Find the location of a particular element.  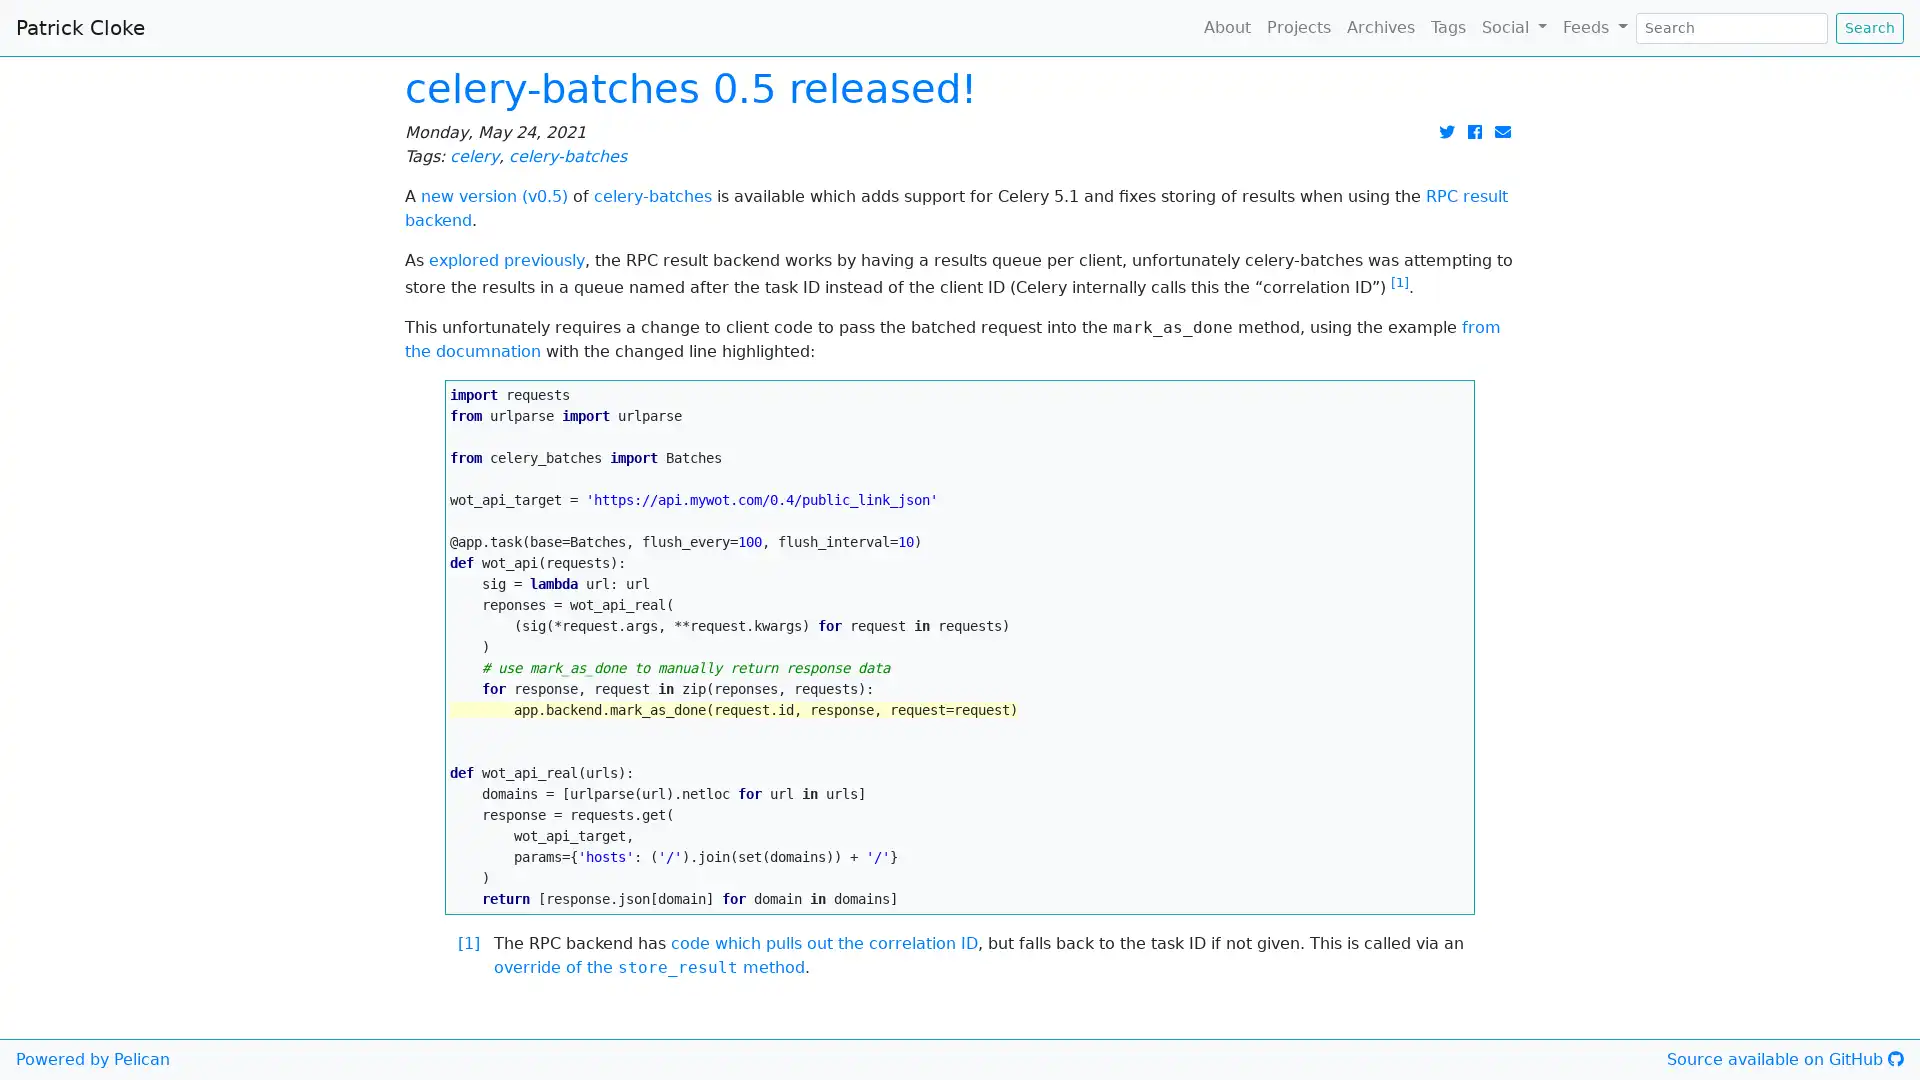

Search is located at coordinates (1869, 27).